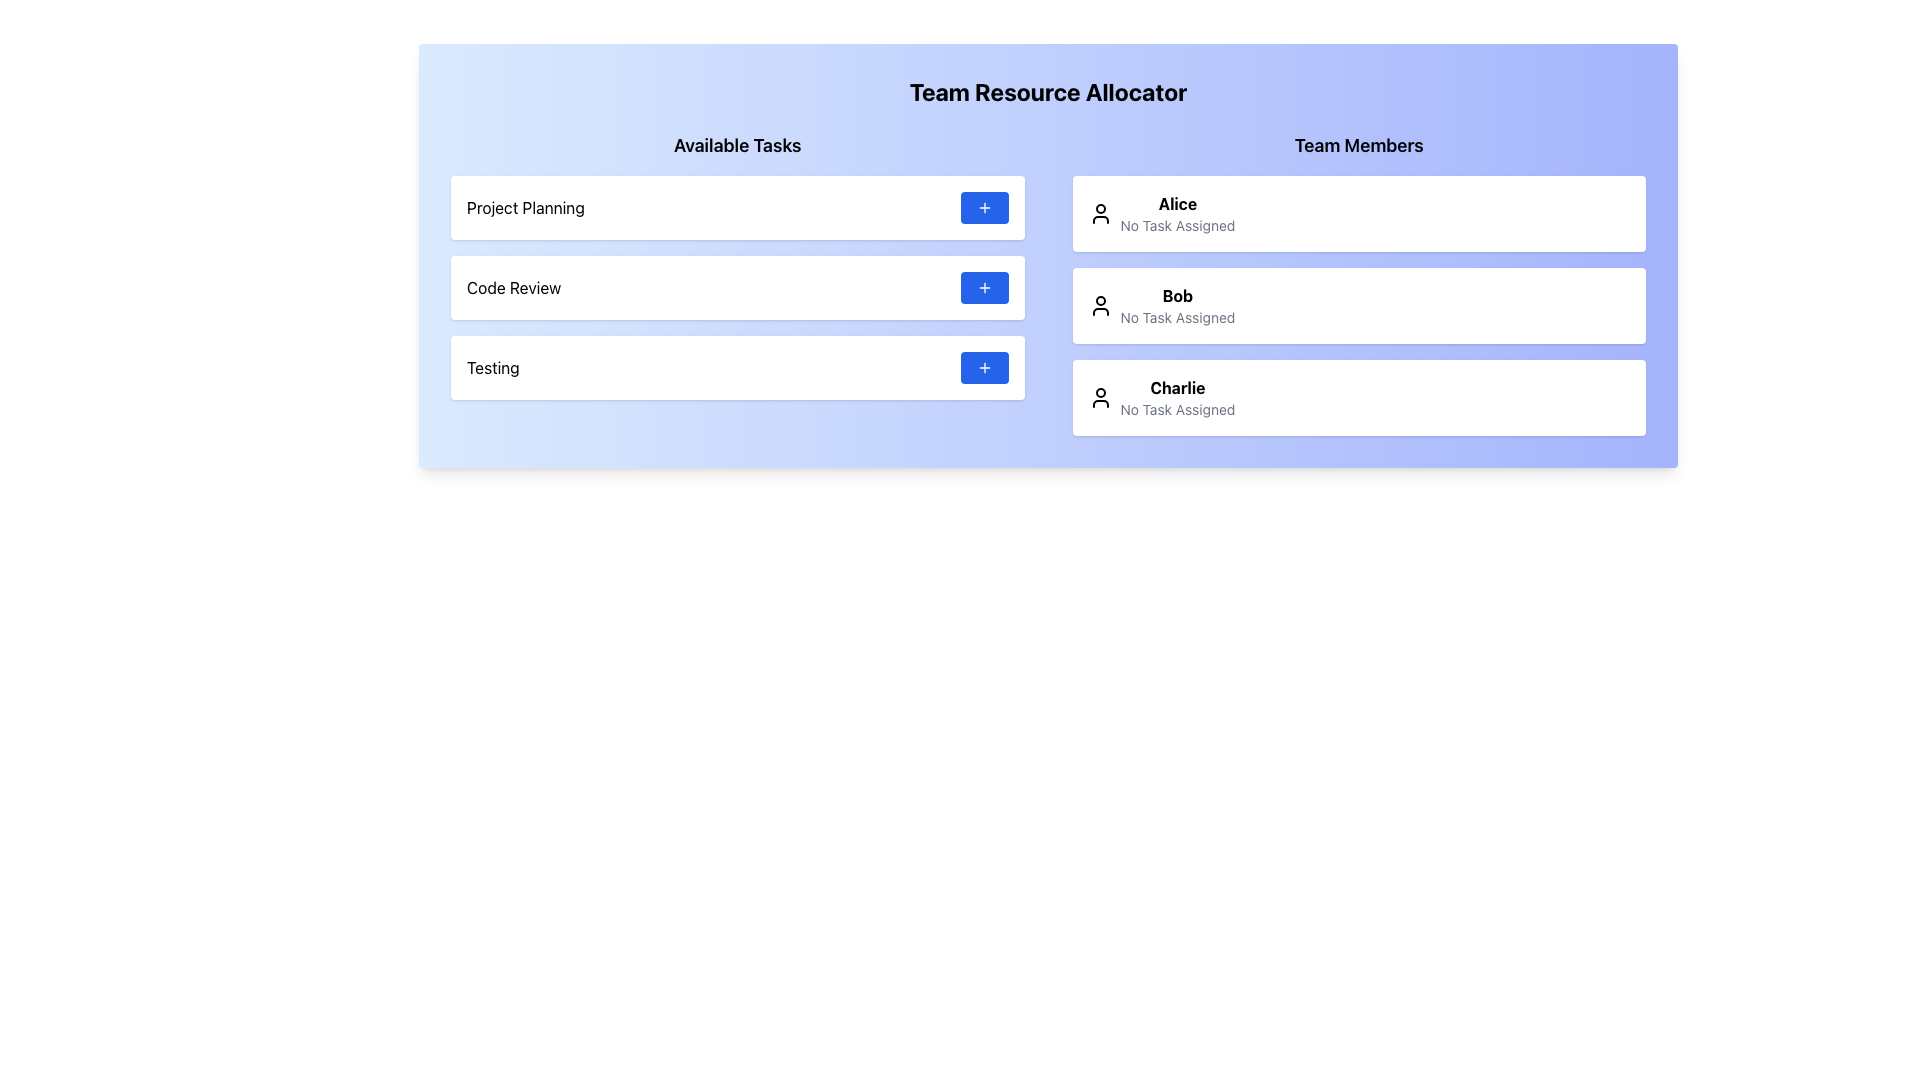 The height and width of the screenshot is (1080, 1920). I want to click on the task item labeled 'Project Planning' for further details, which is the first item in the 'Available Tasks' list, so click(736, 208).